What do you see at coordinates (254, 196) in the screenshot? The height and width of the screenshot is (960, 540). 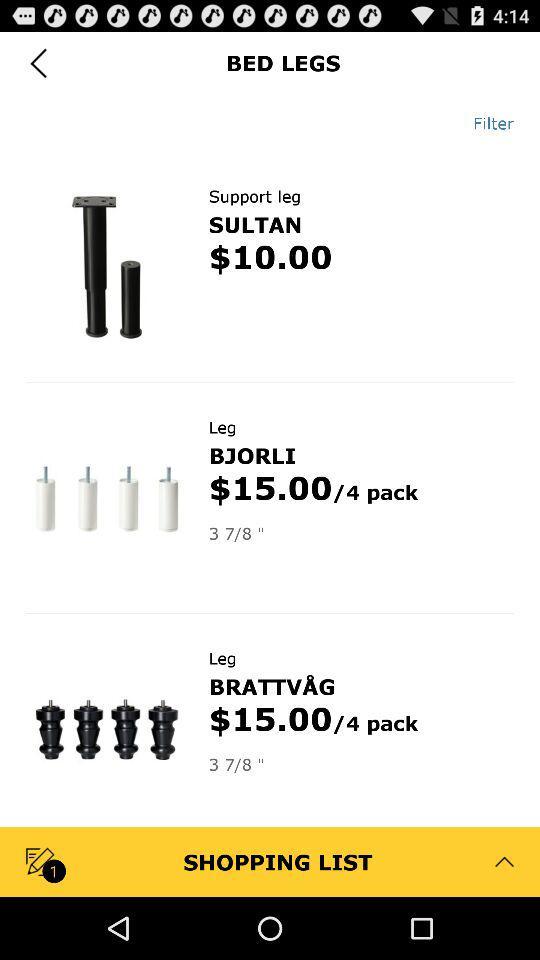 I see `item above sultan icon` at bounding box center [254, 196].